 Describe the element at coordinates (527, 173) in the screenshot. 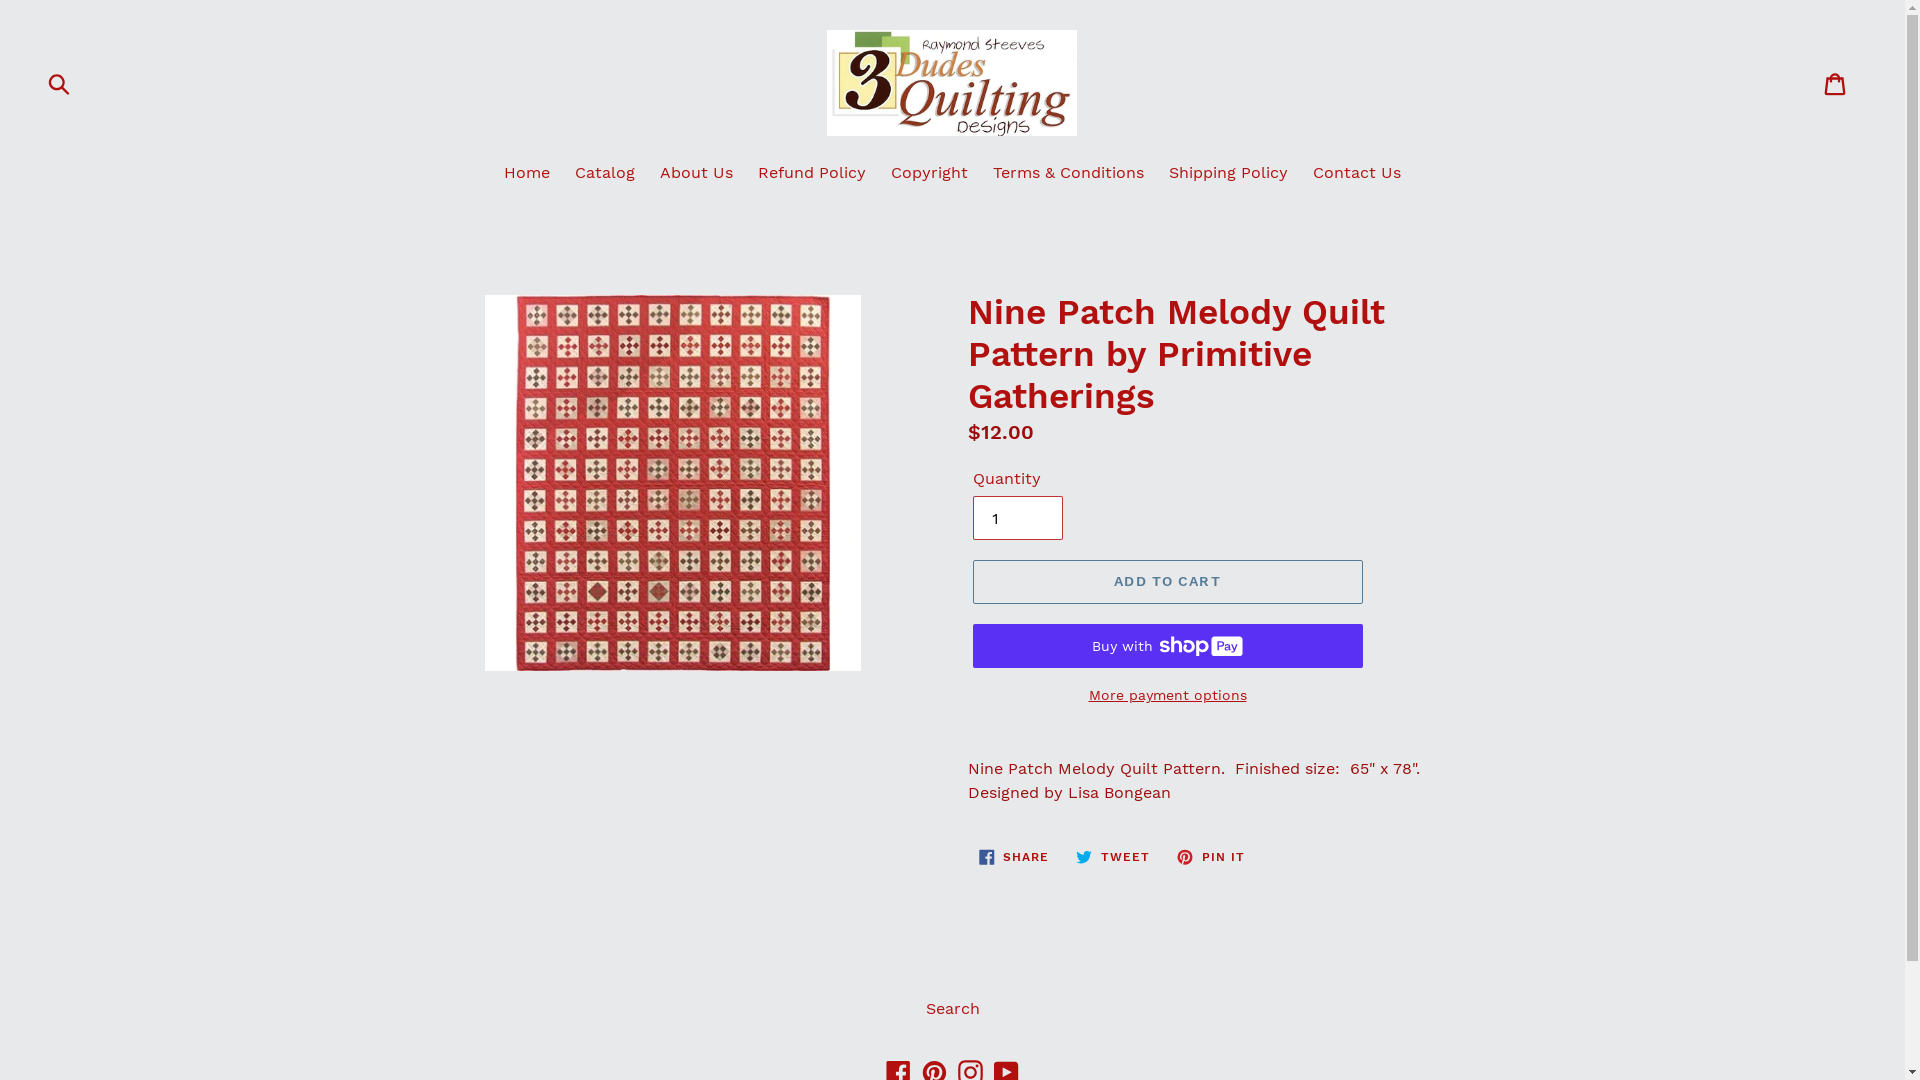

I see `'Home'` at that location.